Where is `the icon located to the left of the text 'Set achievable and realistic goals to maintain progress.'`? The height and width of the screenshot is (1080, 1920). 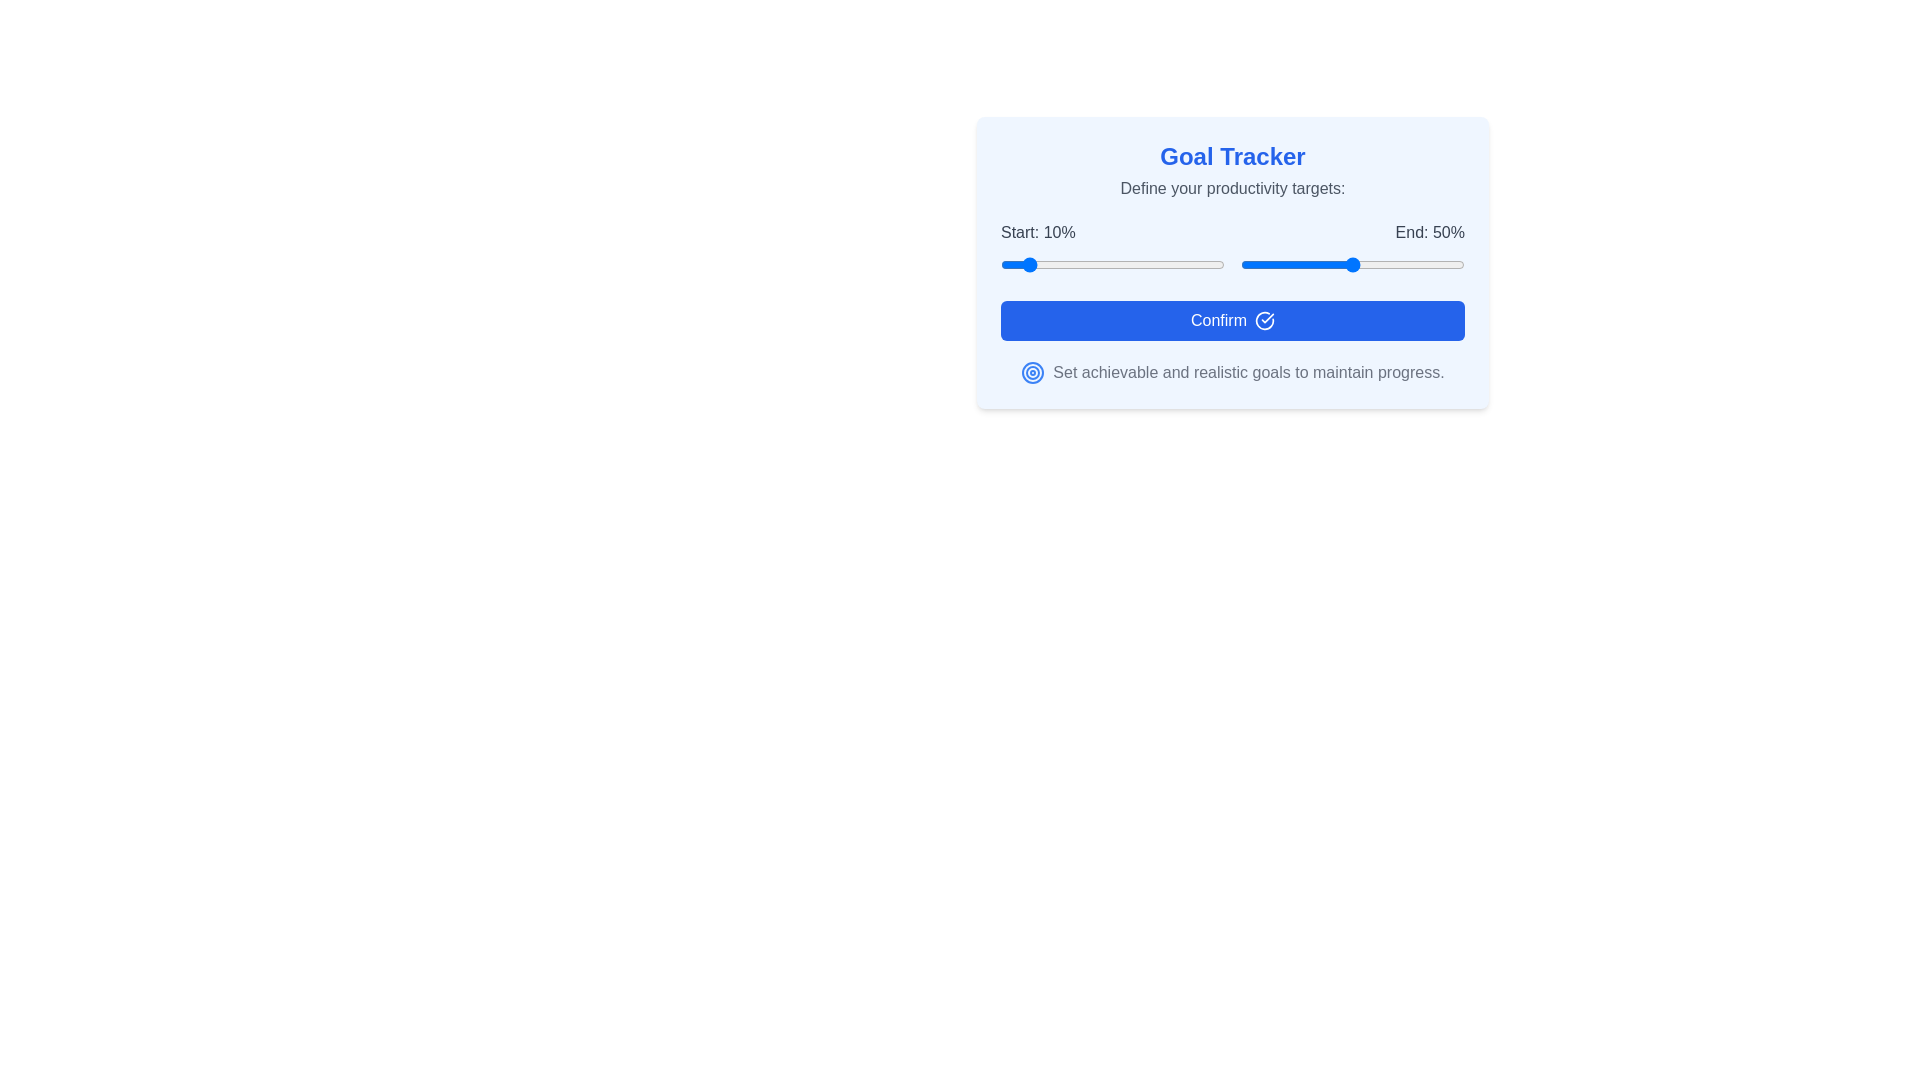
the icon located to the left of the text 'Set achievable and realistic goals to maintain progress.' is located at coordinates (1033, 373).